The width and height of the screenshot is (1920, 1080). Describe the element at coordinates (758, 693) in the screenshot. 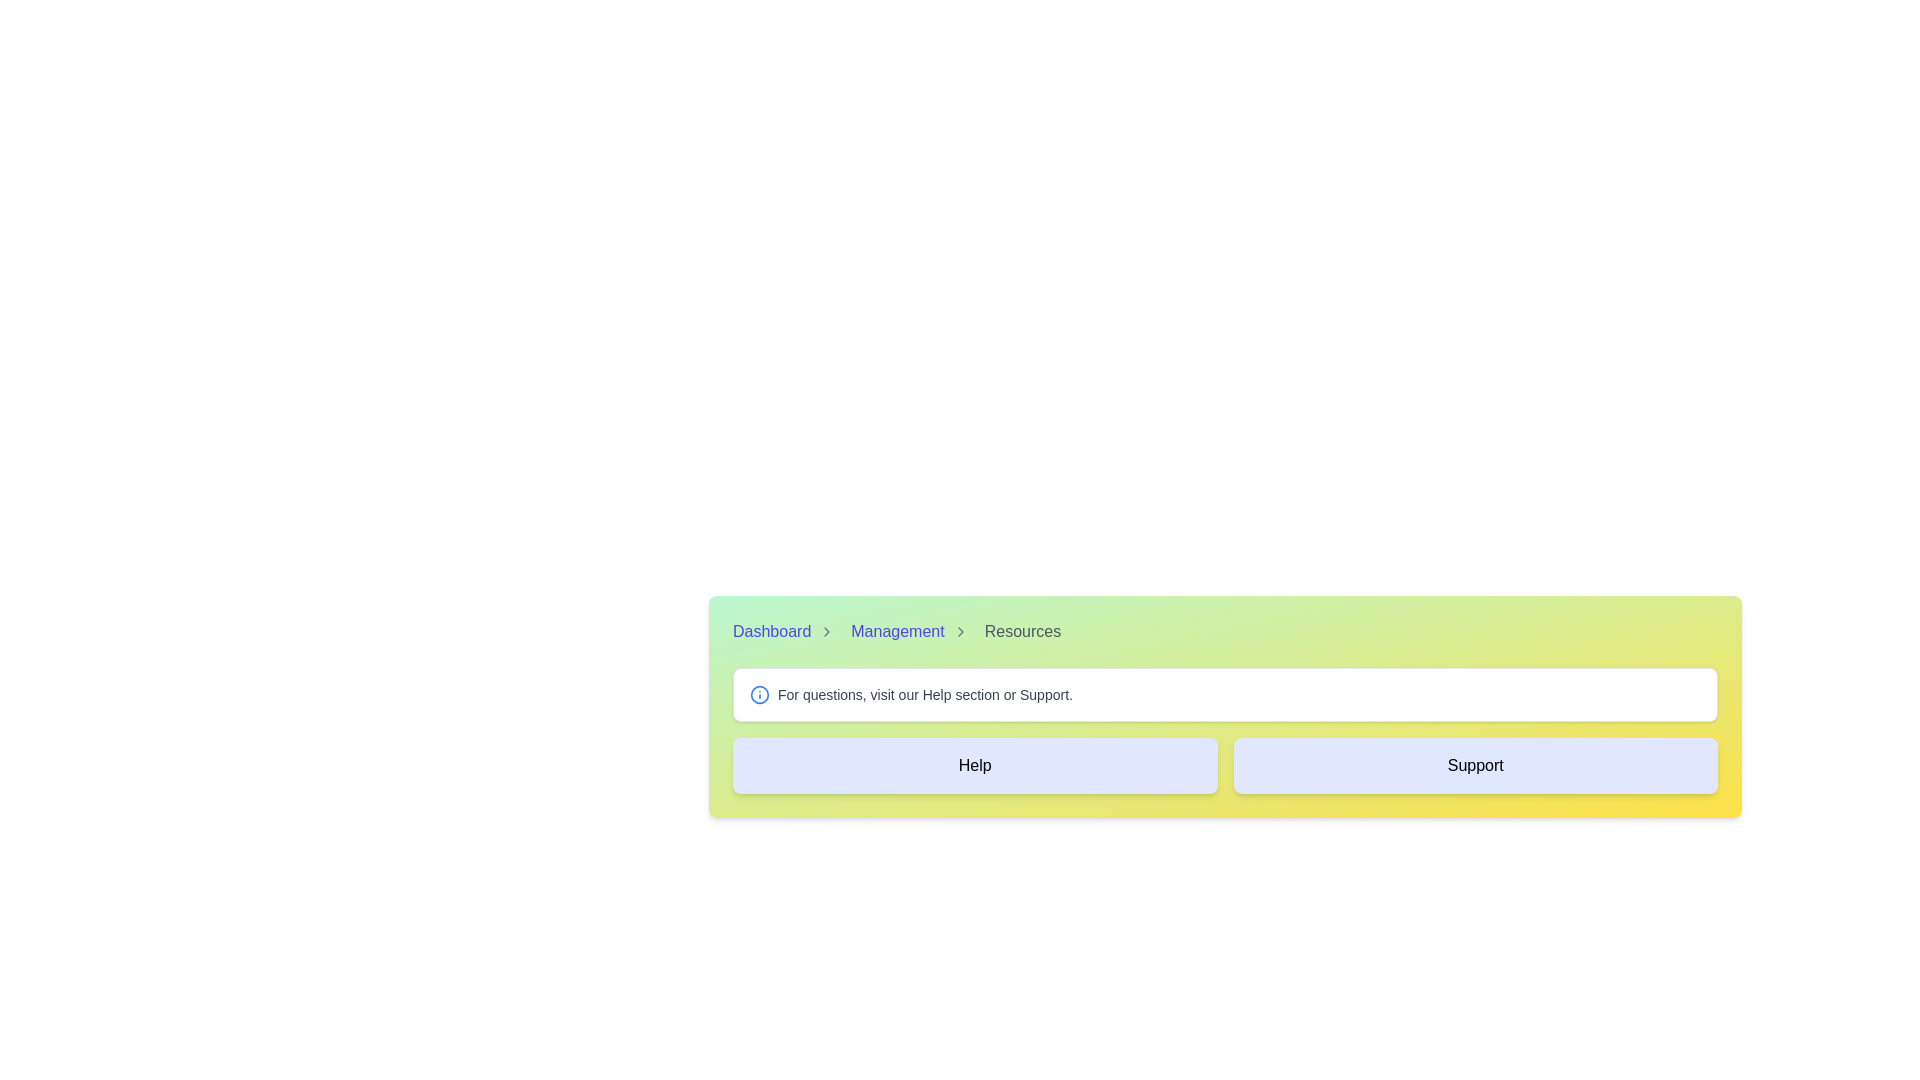

I see `the circular SVG graphic icon with a blue perimeter, located on the left side of the informational bar` at that location.